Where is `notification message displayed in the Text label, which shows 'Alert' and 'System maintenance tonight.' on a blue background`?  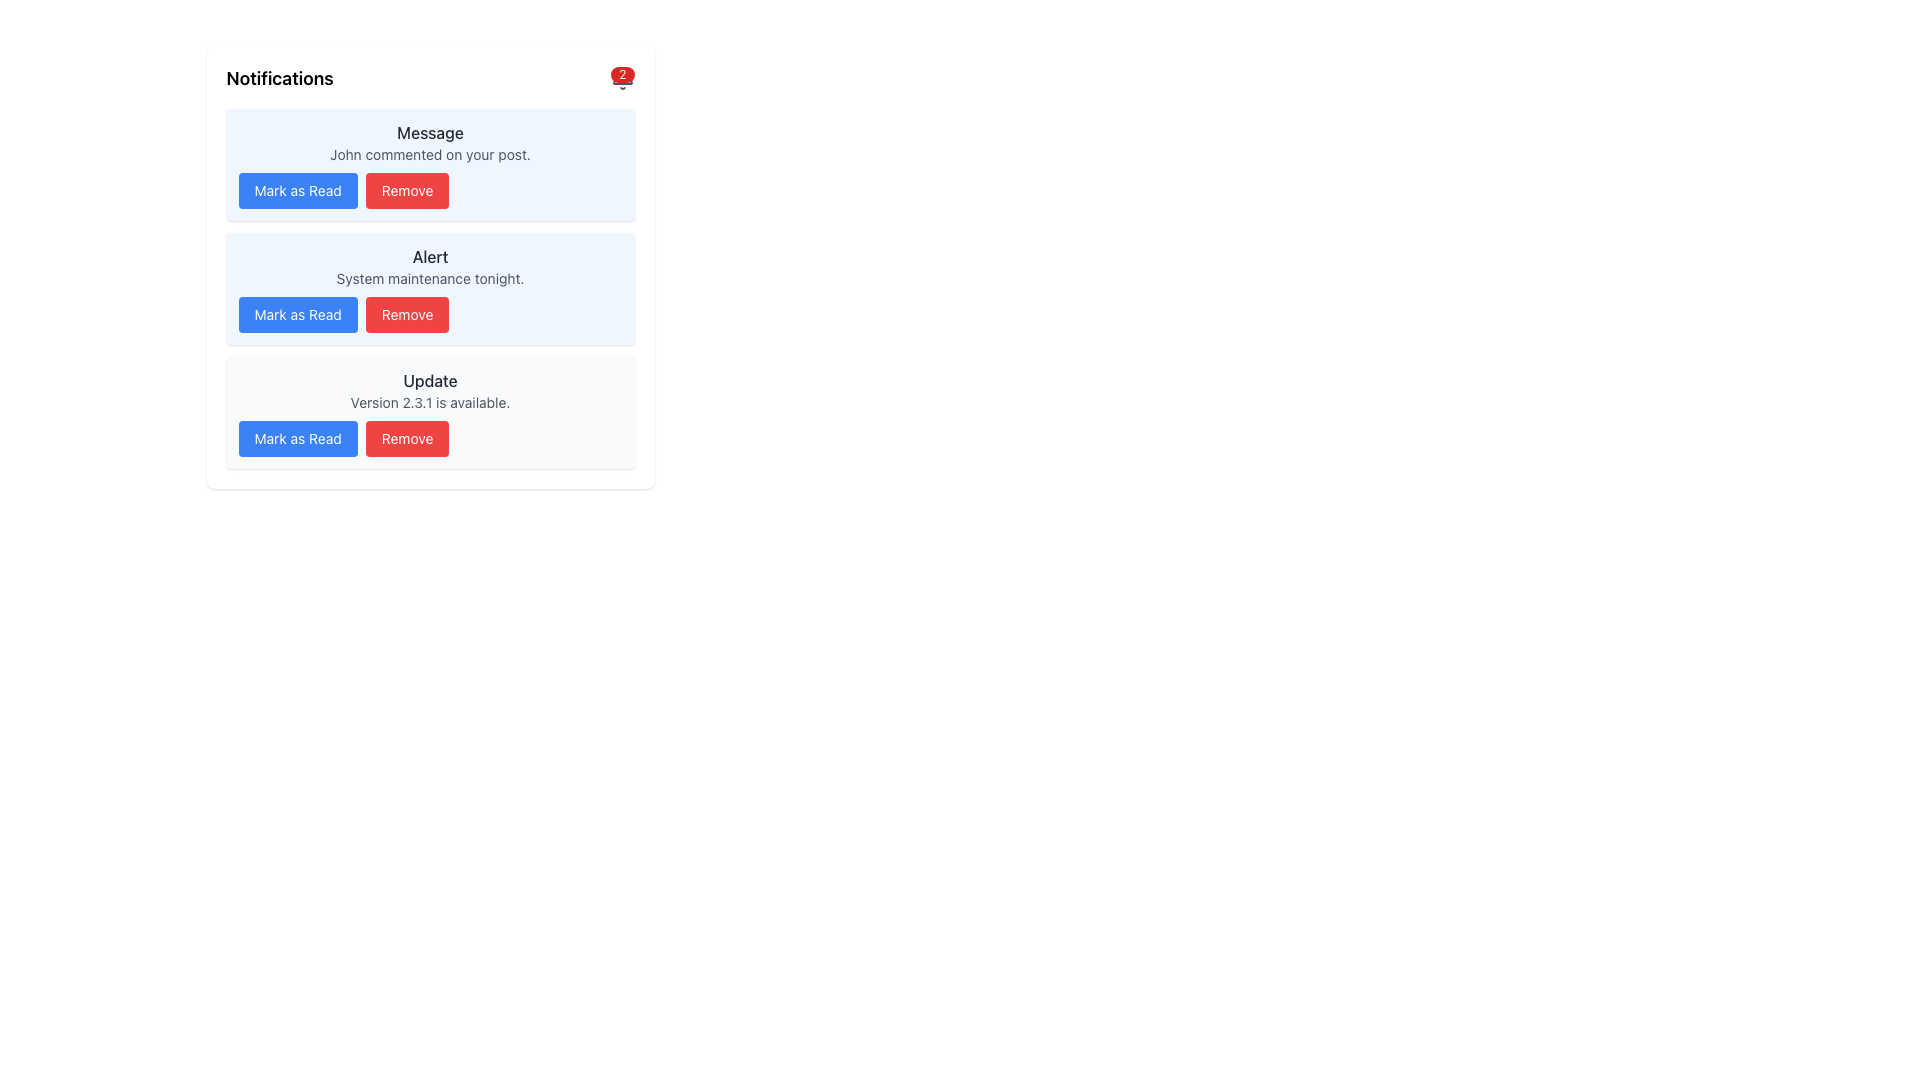 notification message displayed in the Text label, which shows 'Alert' and 'System maintenance tonight.' on a blue background is located at coordinates (429, 265).